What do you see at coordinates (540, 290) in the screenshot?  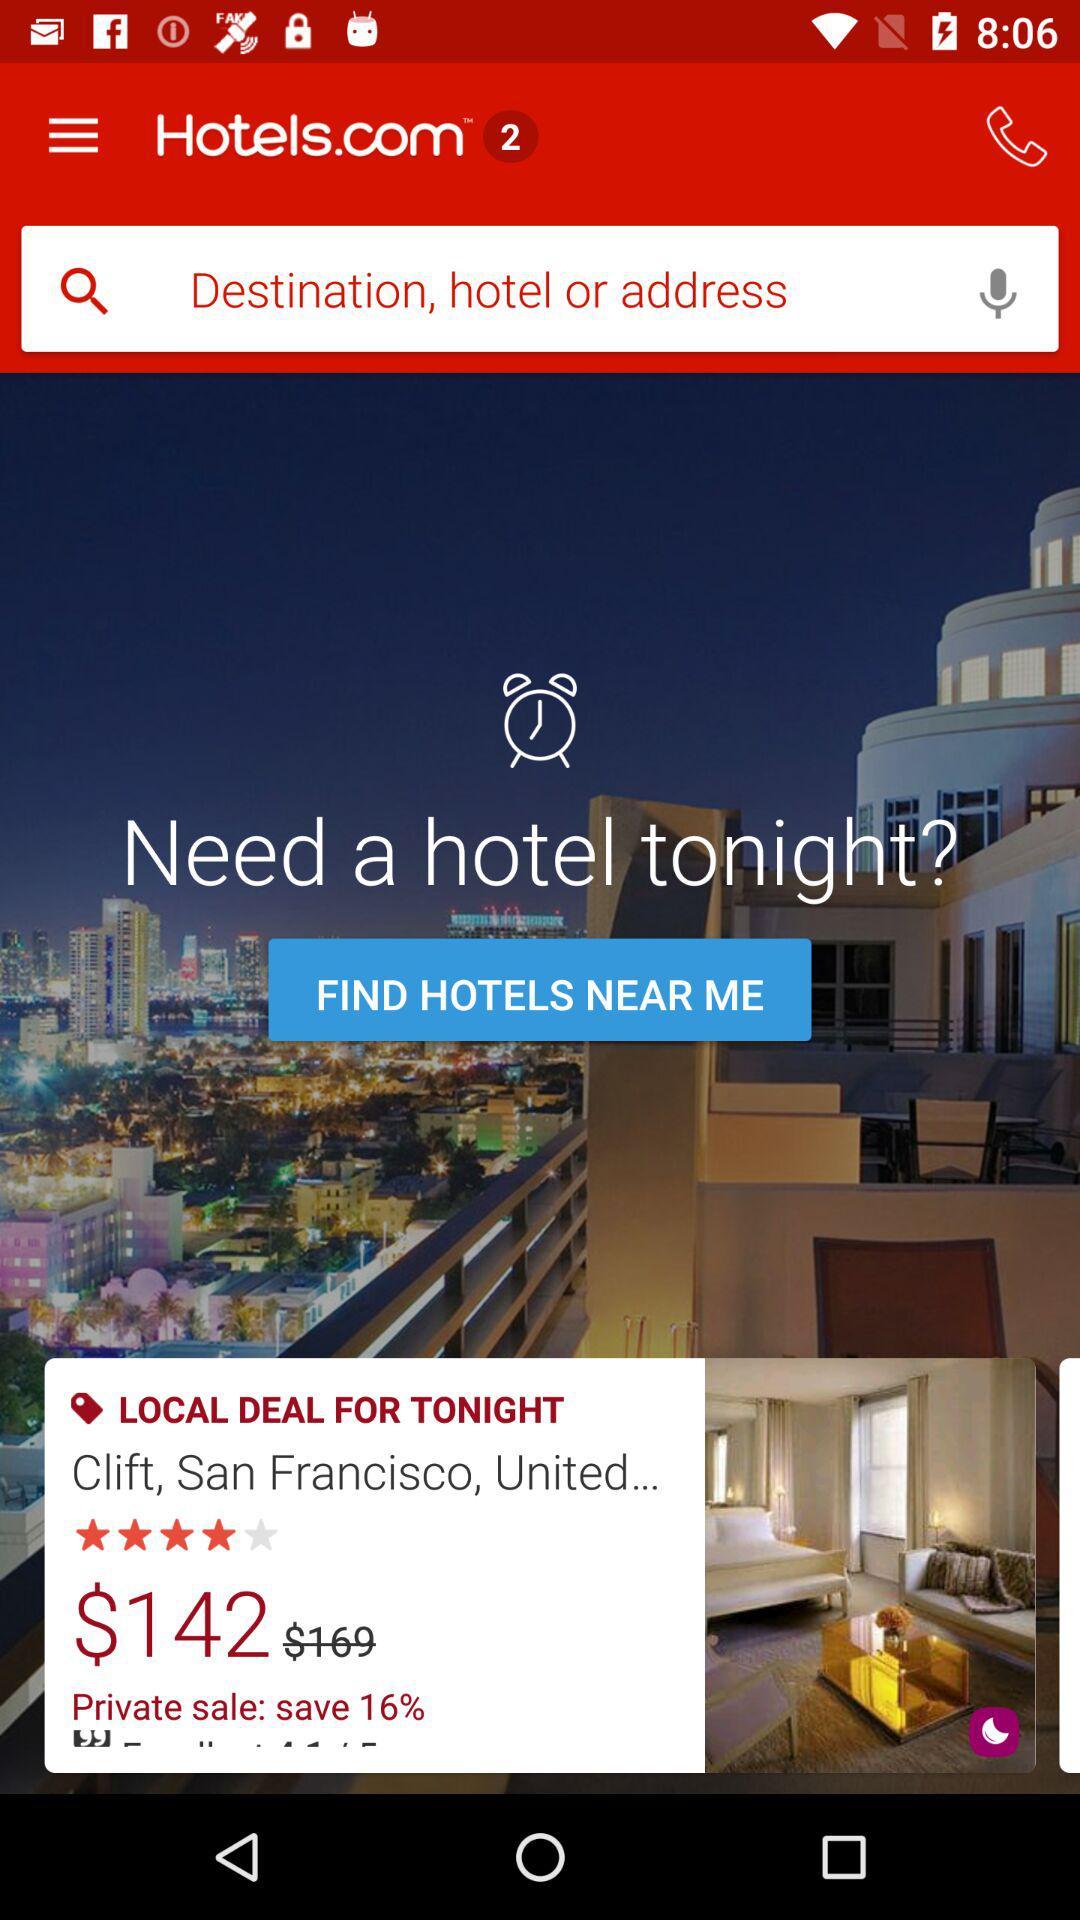 I see `the destination hotel or item` at bounding box center [540, 290].